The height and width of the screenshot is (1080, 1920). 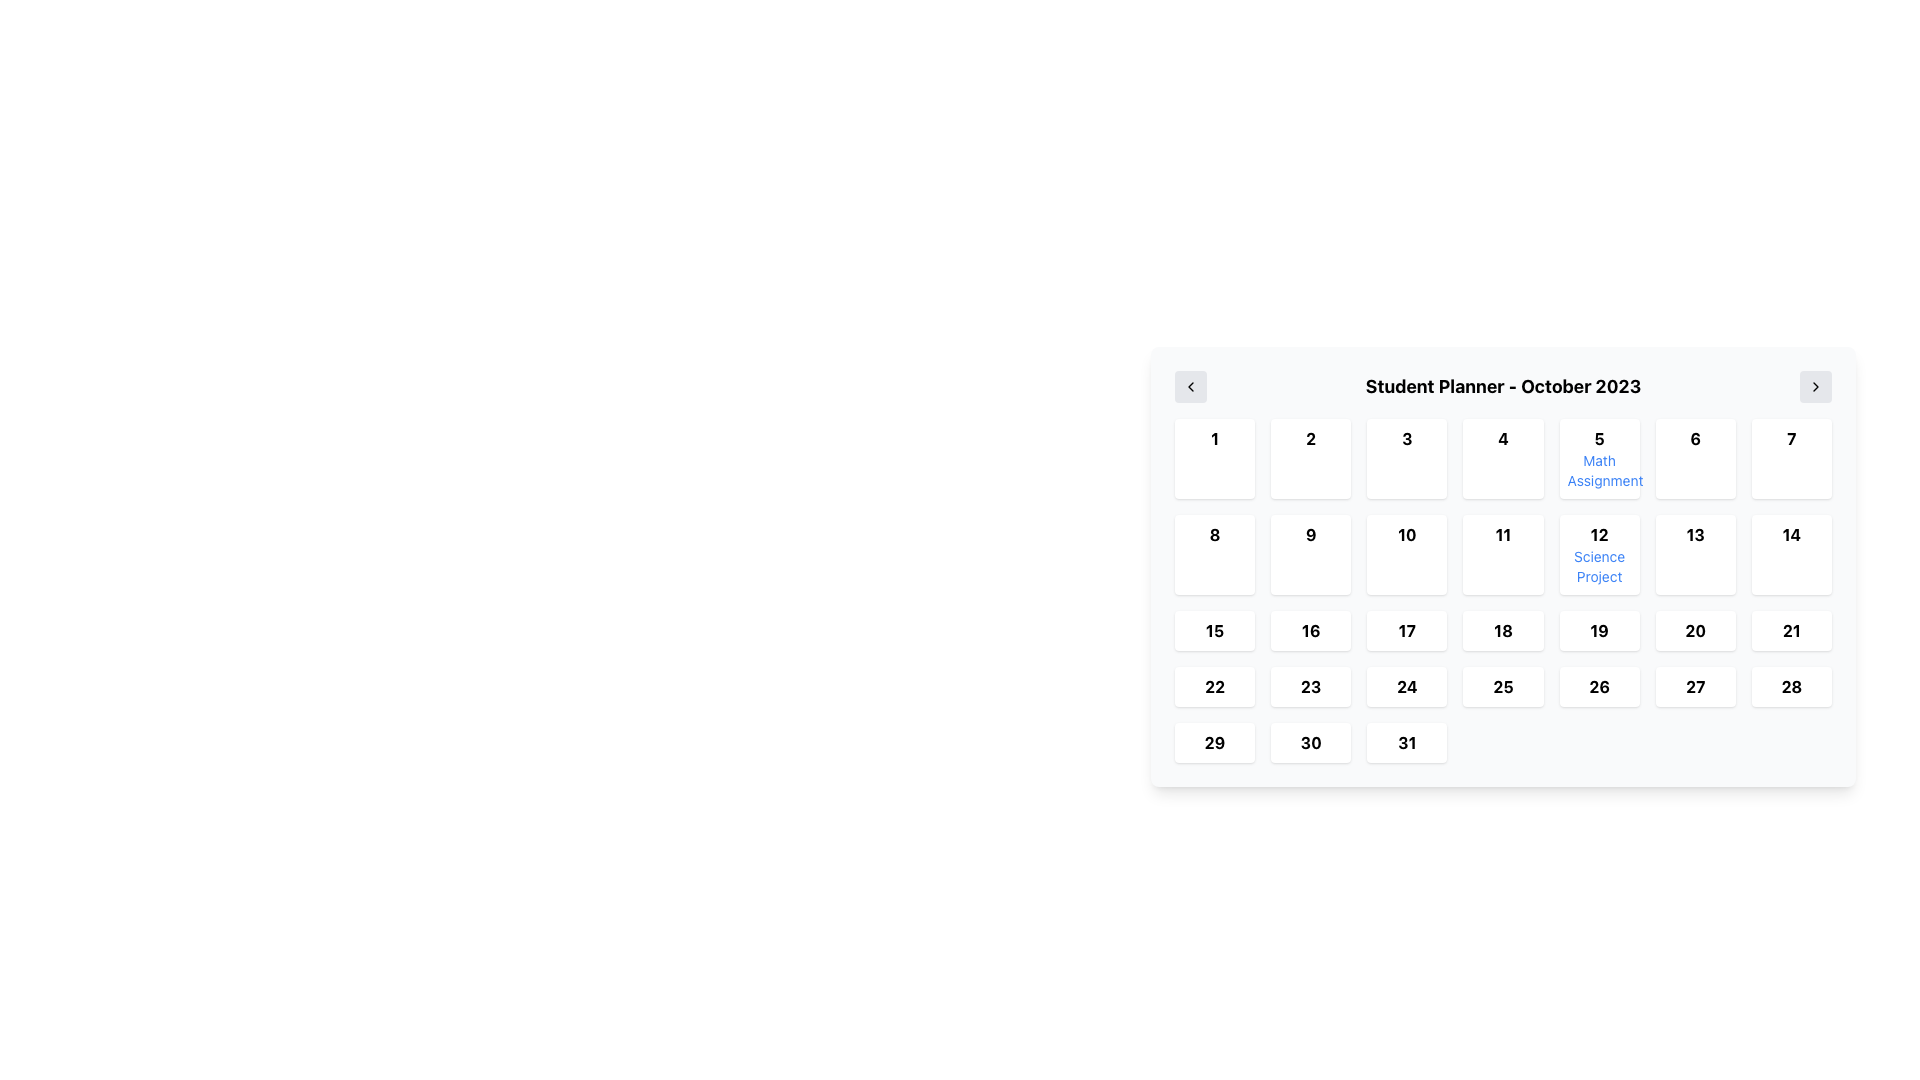 I want to click on the grid cell representing 'Day 1' of the calendar, so click(x=1213, y=459).